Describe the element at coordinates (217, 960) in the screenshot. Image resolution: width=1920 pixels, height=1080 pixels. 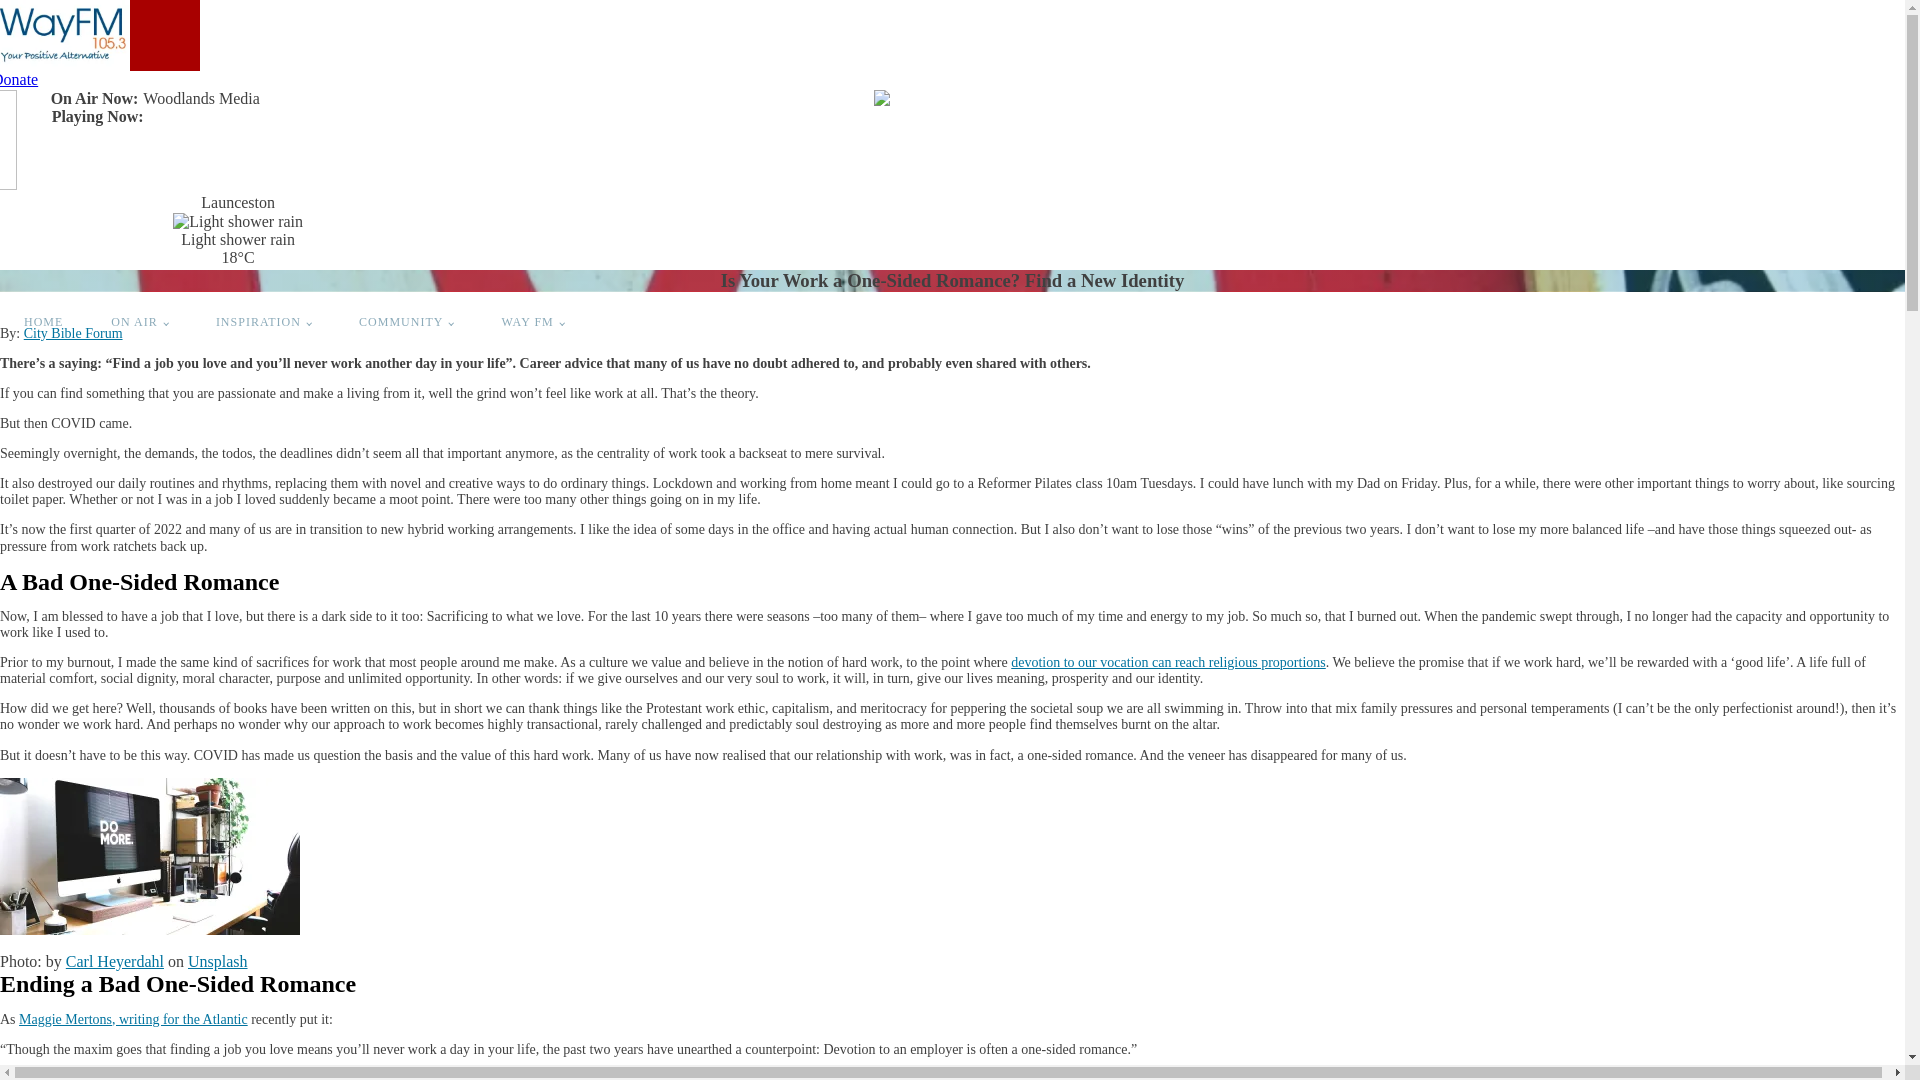
I see `'Unsplash'` at that location.